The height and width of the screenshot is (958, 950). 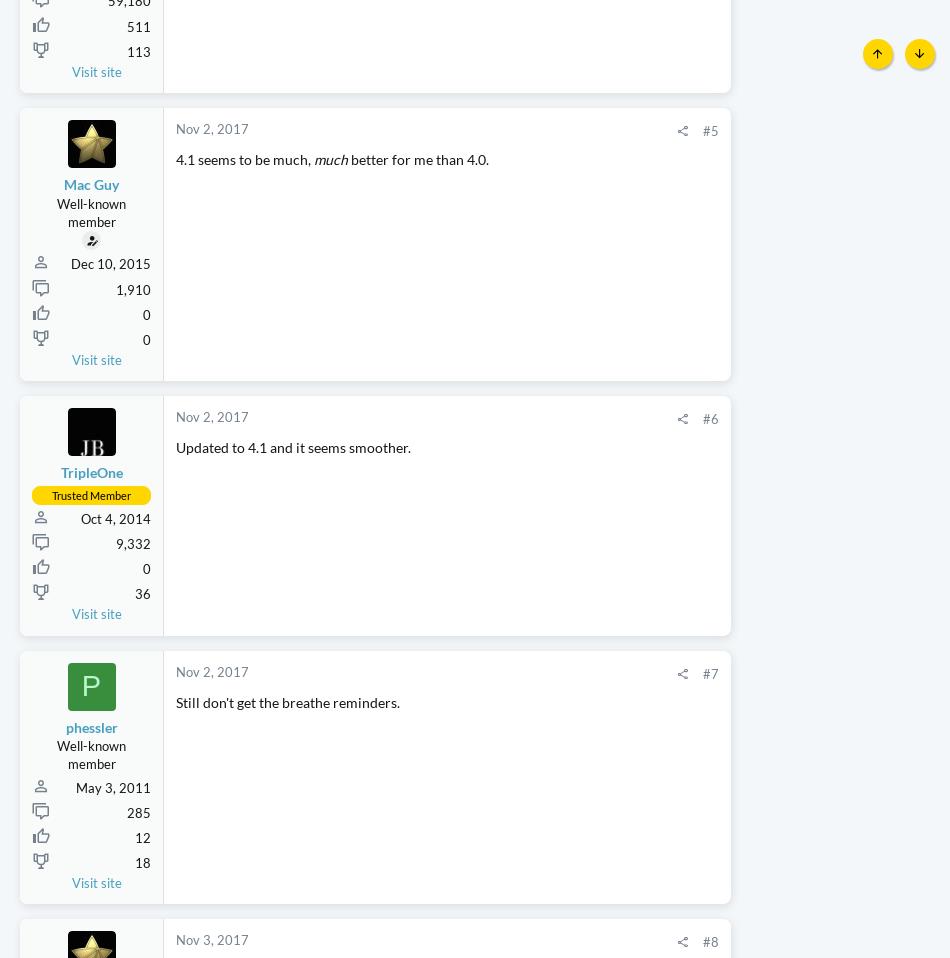 What do you see at coordinates (292, 505) in the screenshot?
I see `'Updated to 4.1 and it seems smoother.'` at bounding box center [292, 505].